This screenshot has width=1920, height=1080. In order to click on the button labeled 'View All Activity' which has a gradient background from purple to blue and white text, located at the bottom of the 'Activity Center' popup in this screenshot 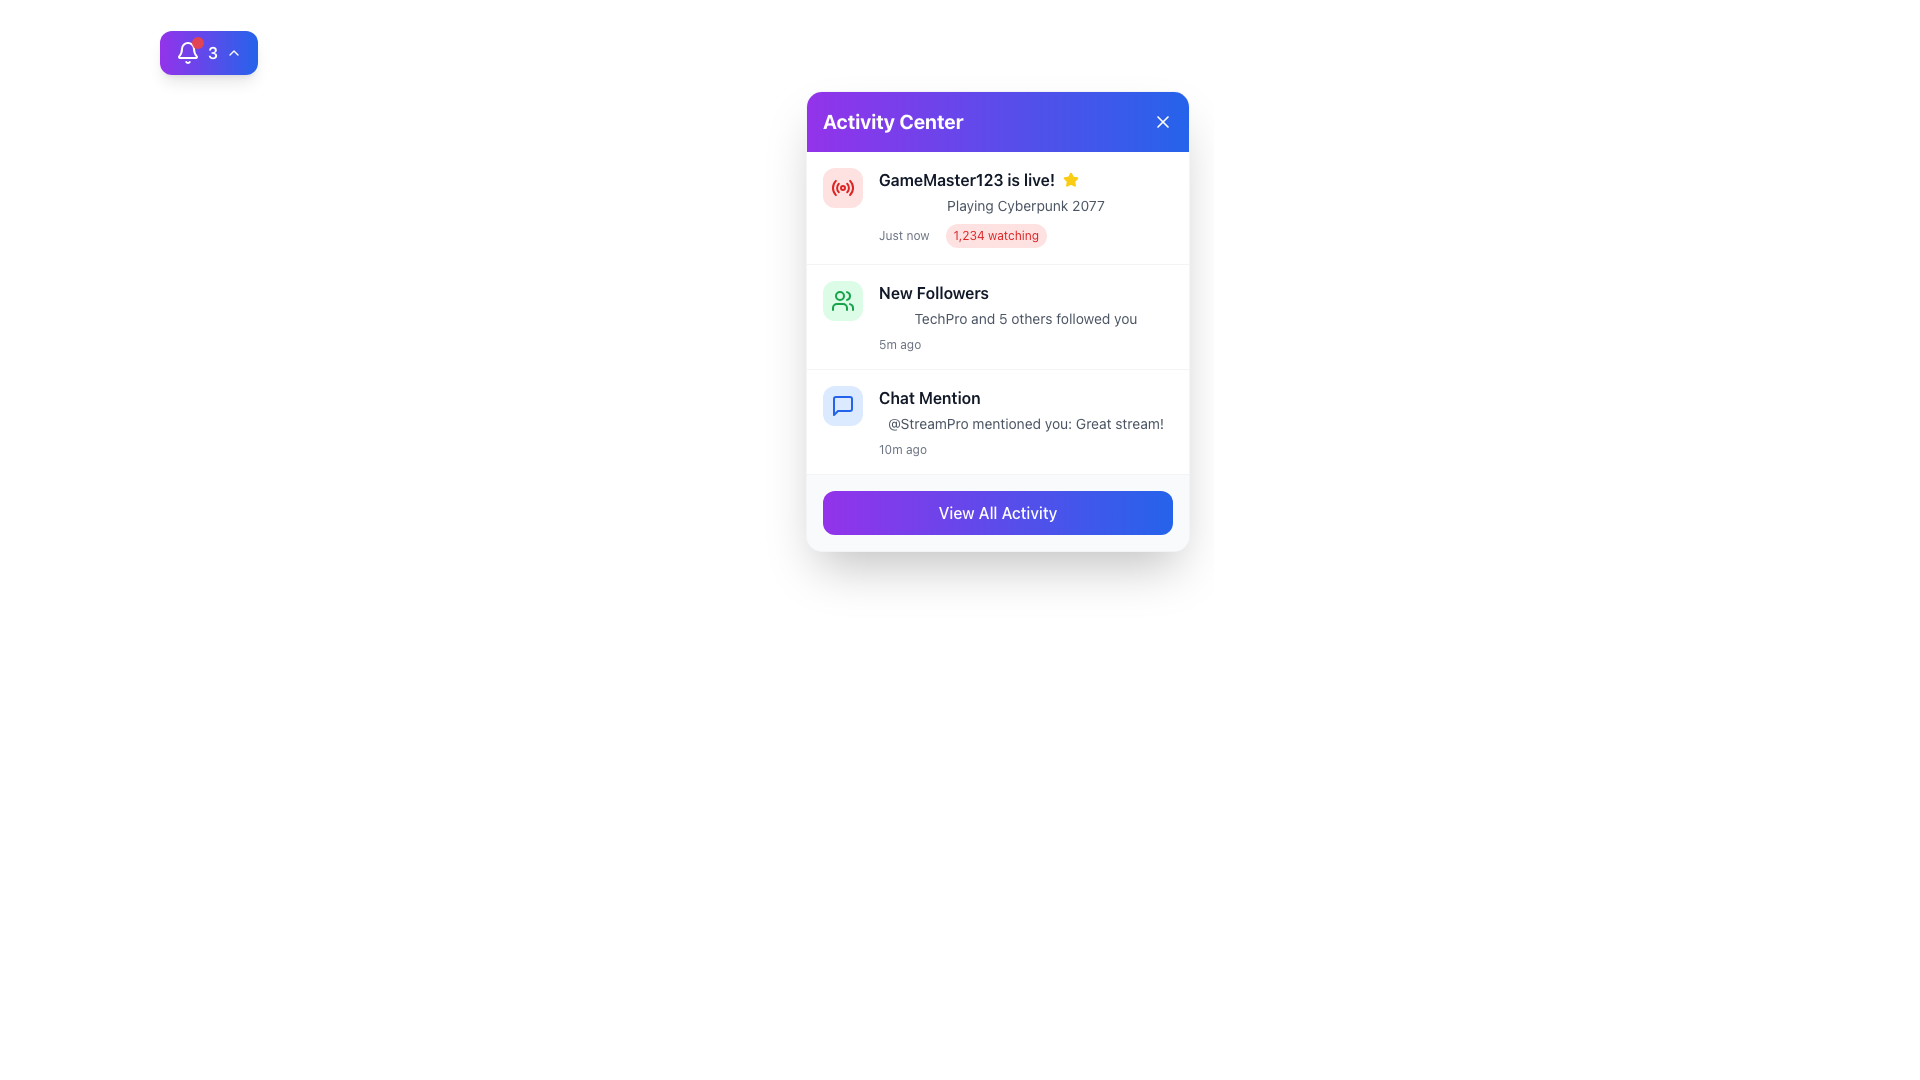, I will do `click(998, 512)`.